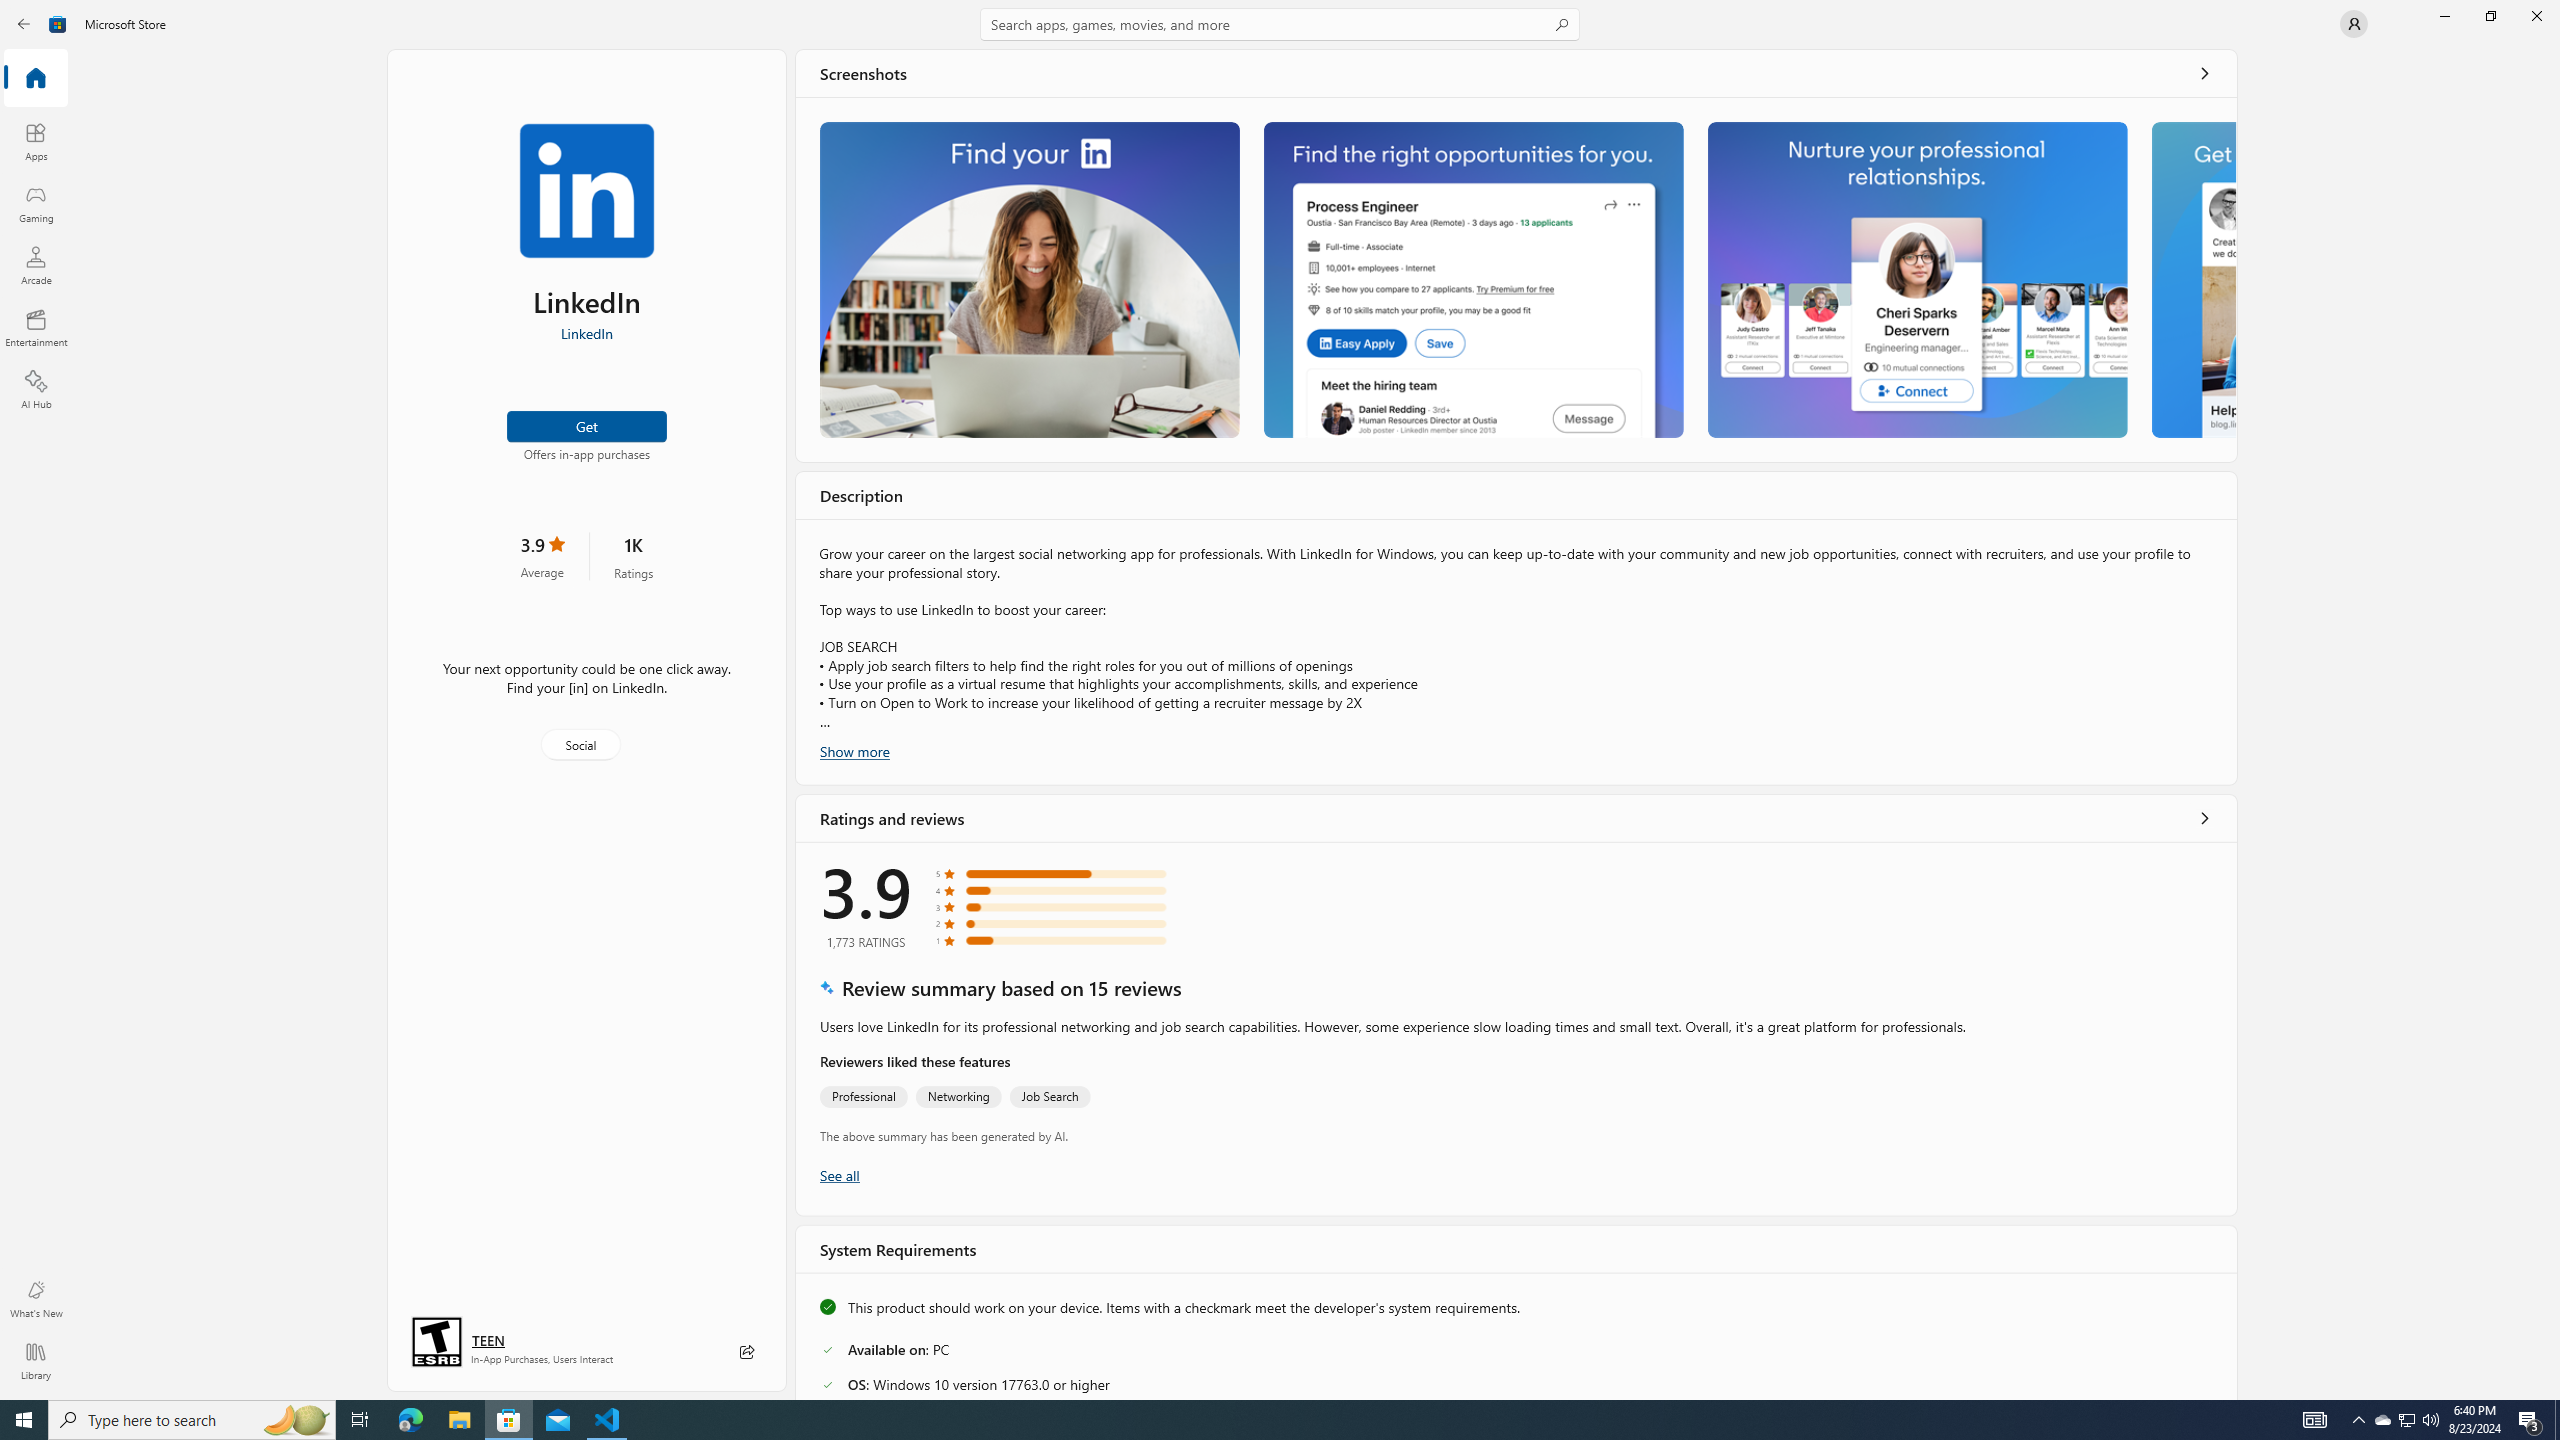 This screenshot has width=2560, height=1440. What do you see at coordinates (1028, 279) in the screenshot?
I see `'Screenshot 1'` at bounding box center [1028, 279].